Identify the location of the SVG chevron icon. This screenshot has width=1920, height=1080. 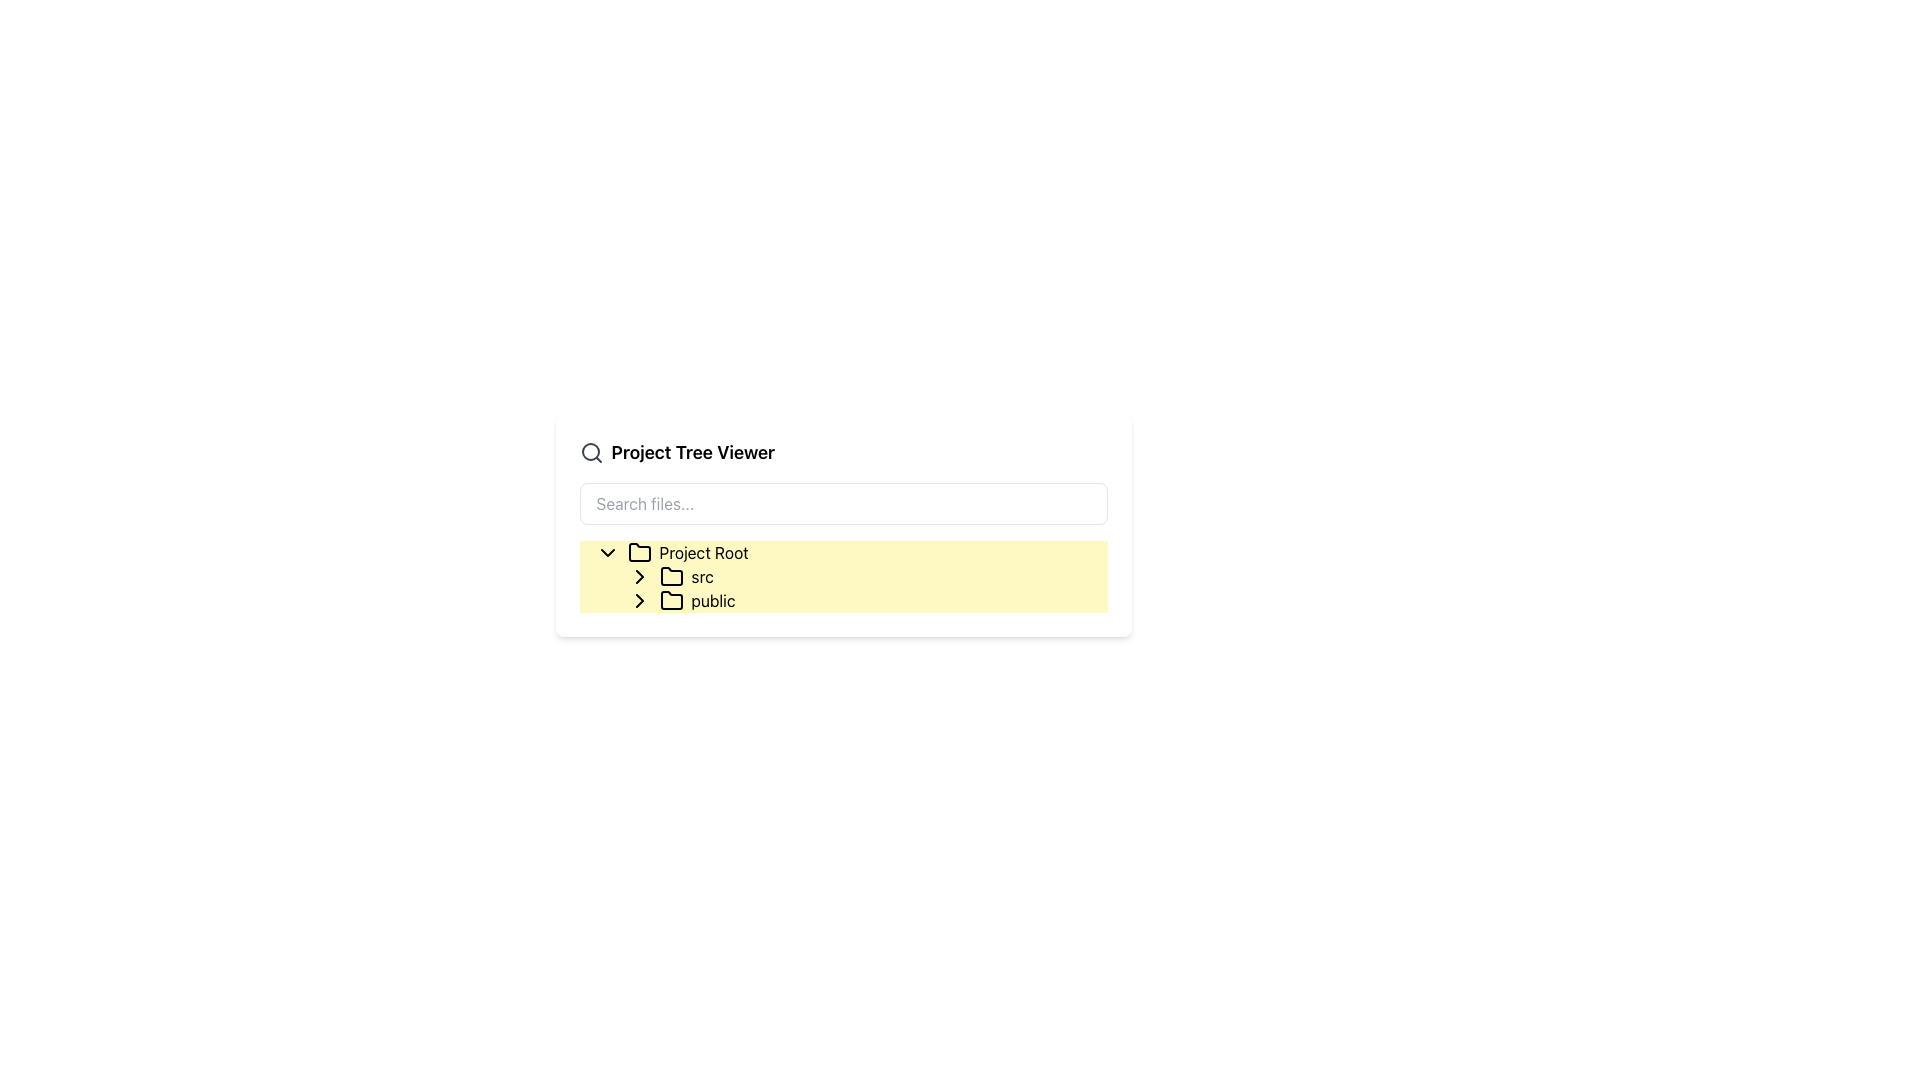
(638, 577).